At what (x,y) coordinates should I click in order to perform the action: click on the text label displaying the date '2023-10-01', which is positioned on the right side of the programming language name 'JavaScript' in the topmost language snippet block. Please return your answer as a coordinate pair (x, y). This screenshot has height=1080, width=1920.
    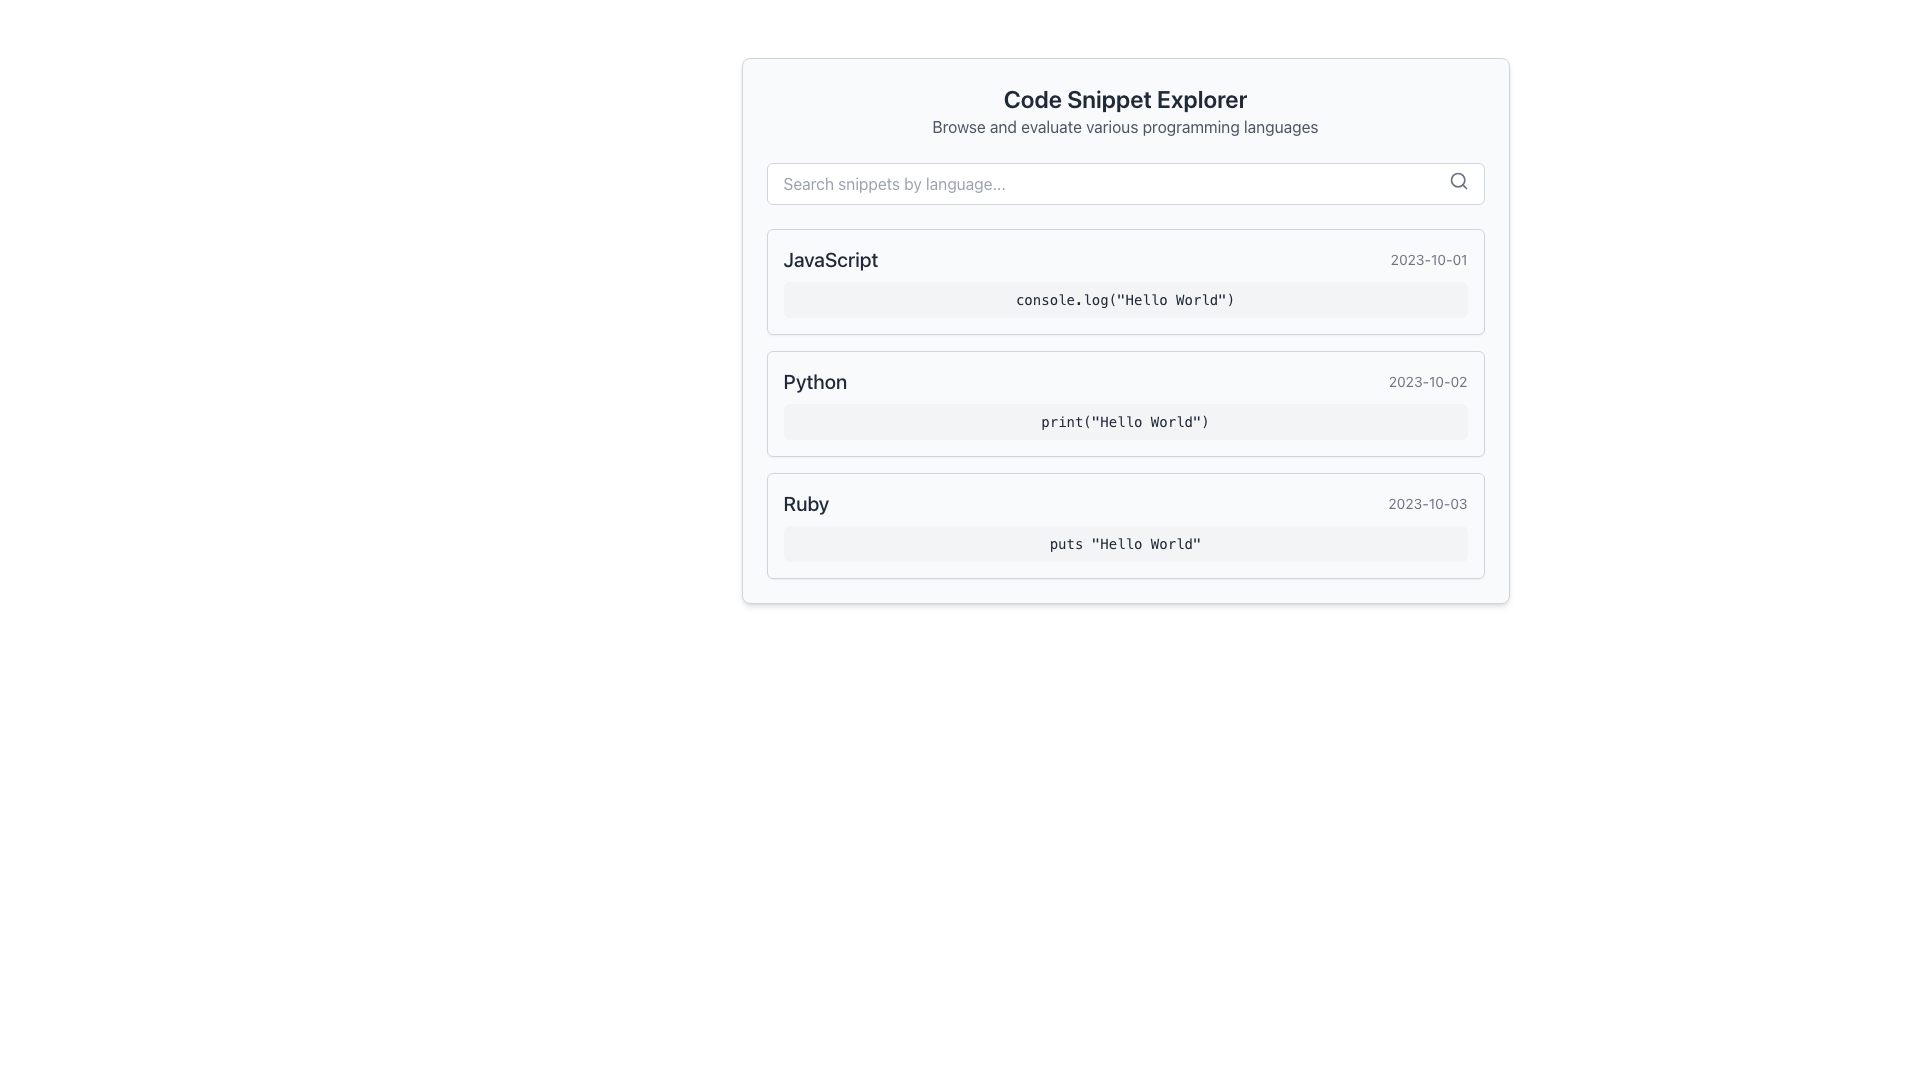
    Looking at the image, I should click on (1428, 258).